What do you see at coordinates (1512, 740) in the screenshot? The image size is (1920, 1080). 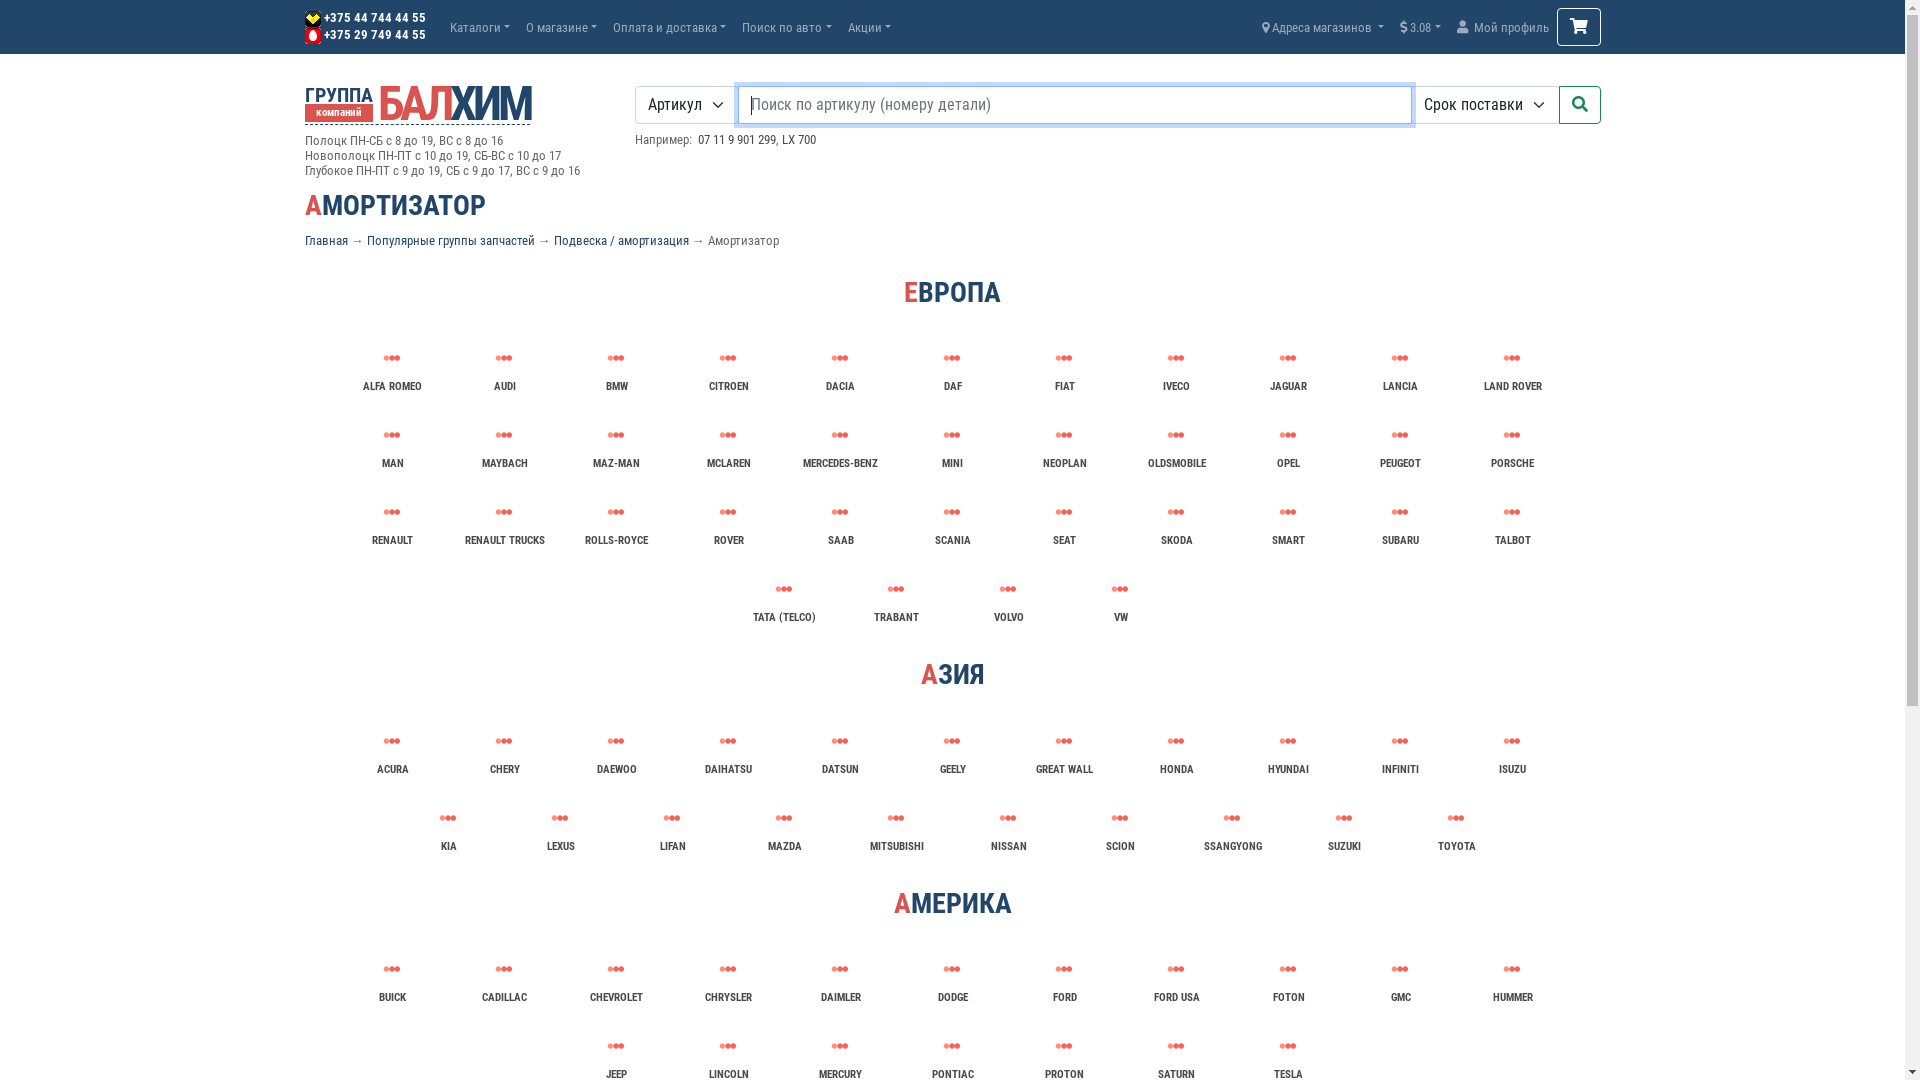 I see `'ISUZU'` at bounding box center [1512, 740].